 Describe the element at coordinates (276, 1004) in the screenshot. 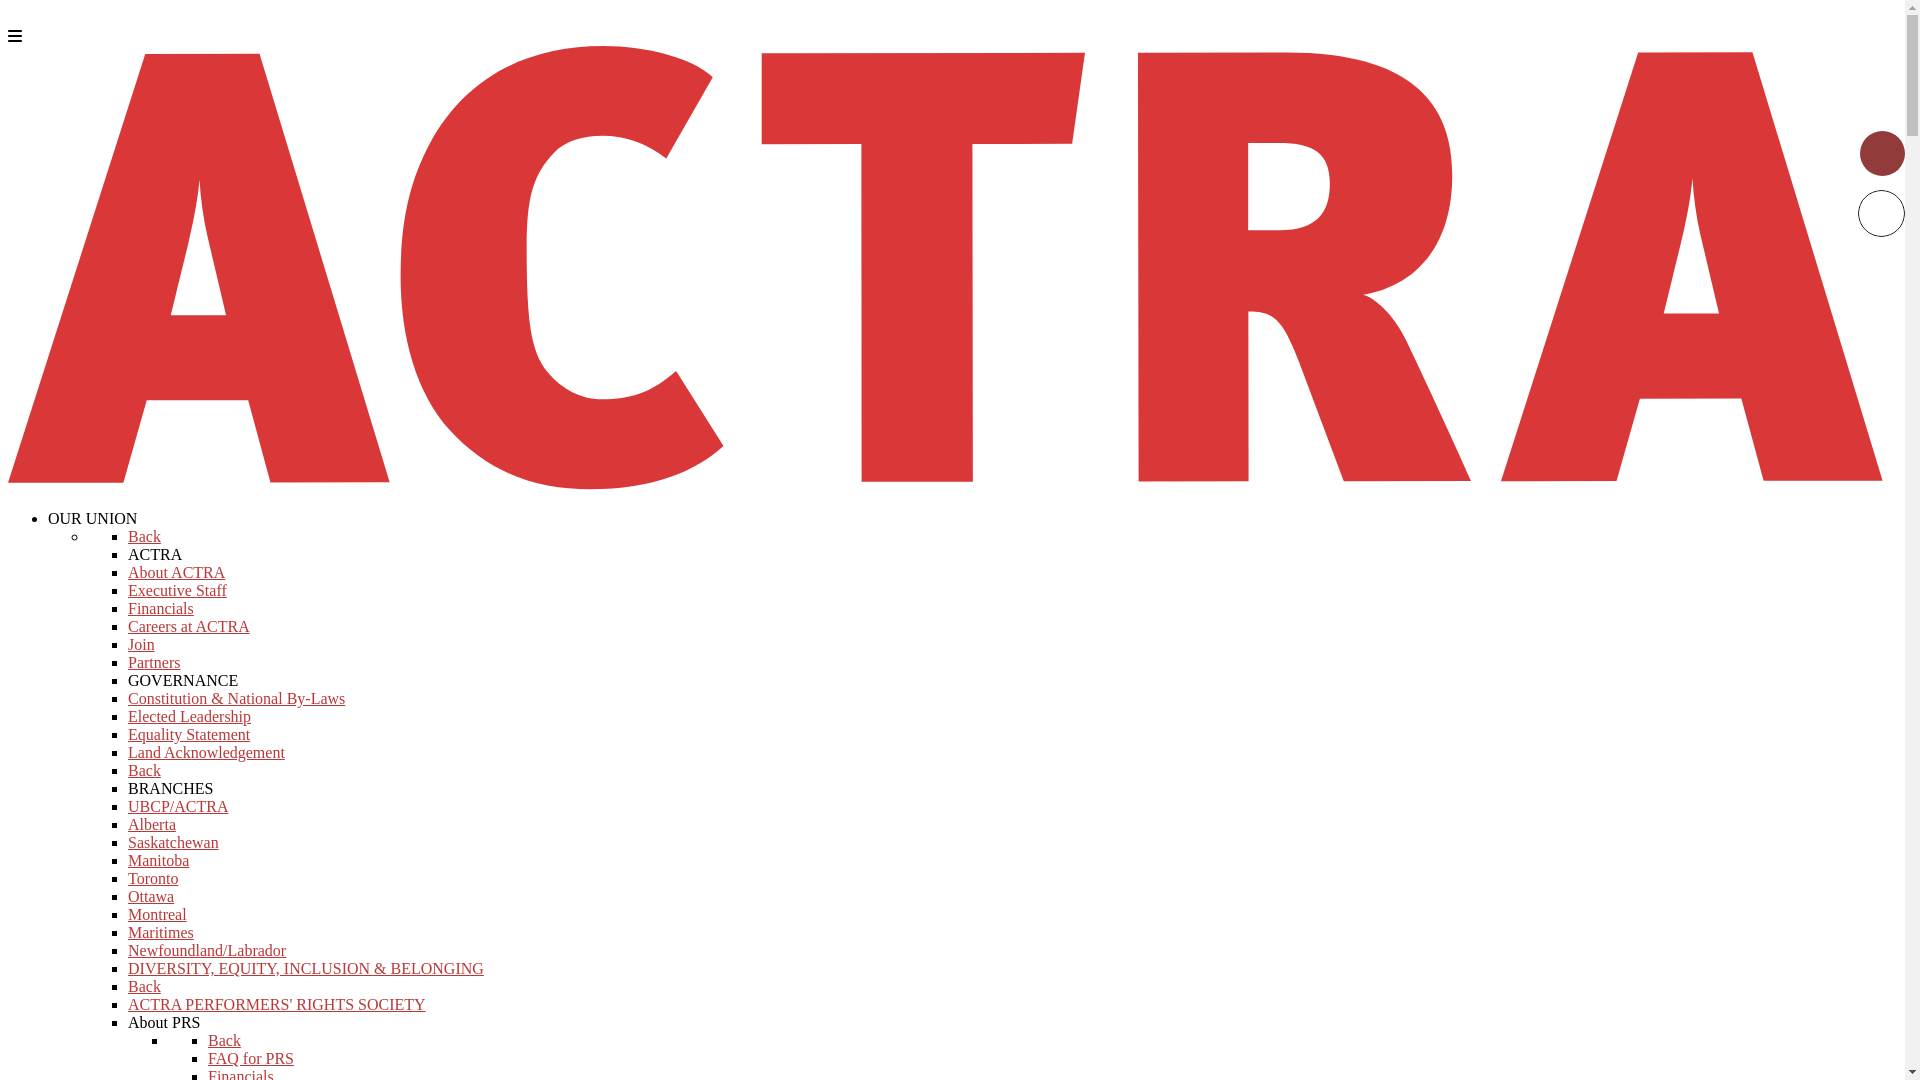

I see `'ACTRA PERFORMERS' RIGHTS SOCIETY'` at that location.